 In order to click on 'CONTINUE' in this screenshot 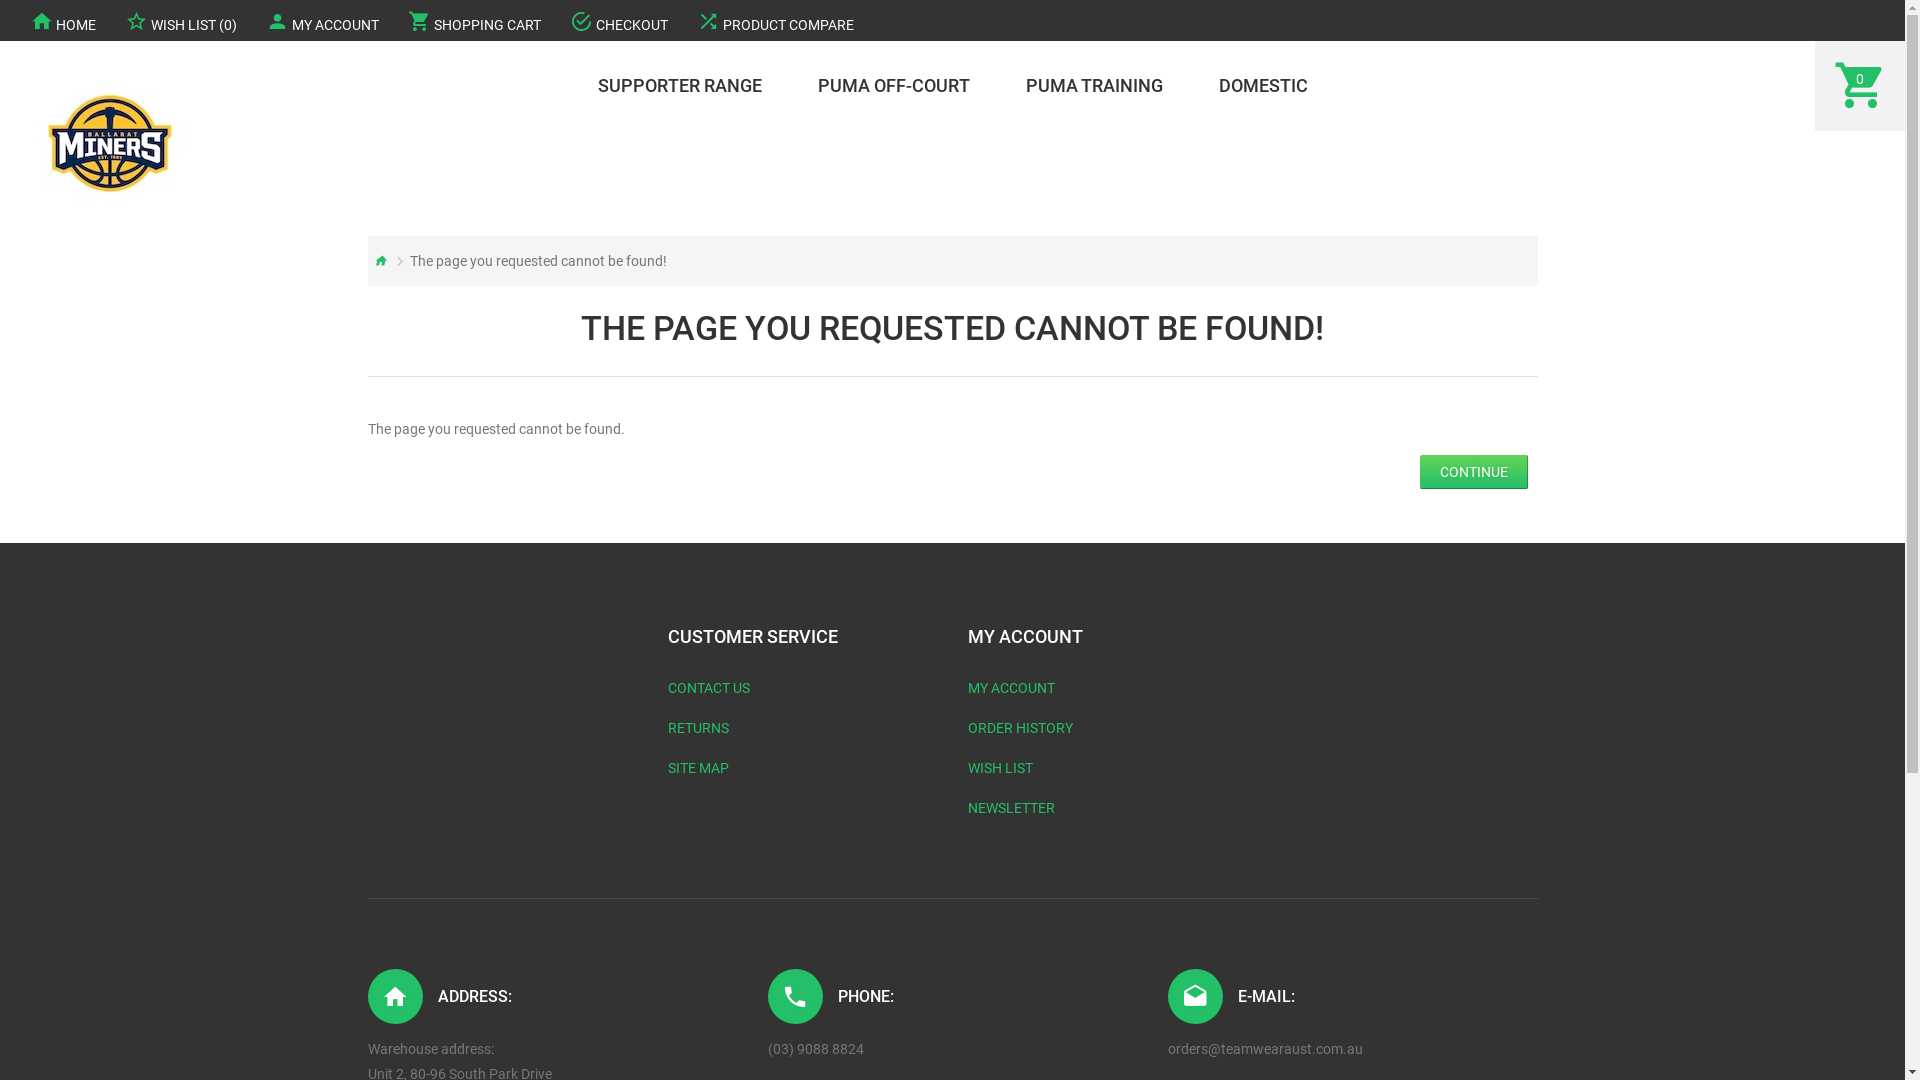, I will do `click(1473, 471)`.